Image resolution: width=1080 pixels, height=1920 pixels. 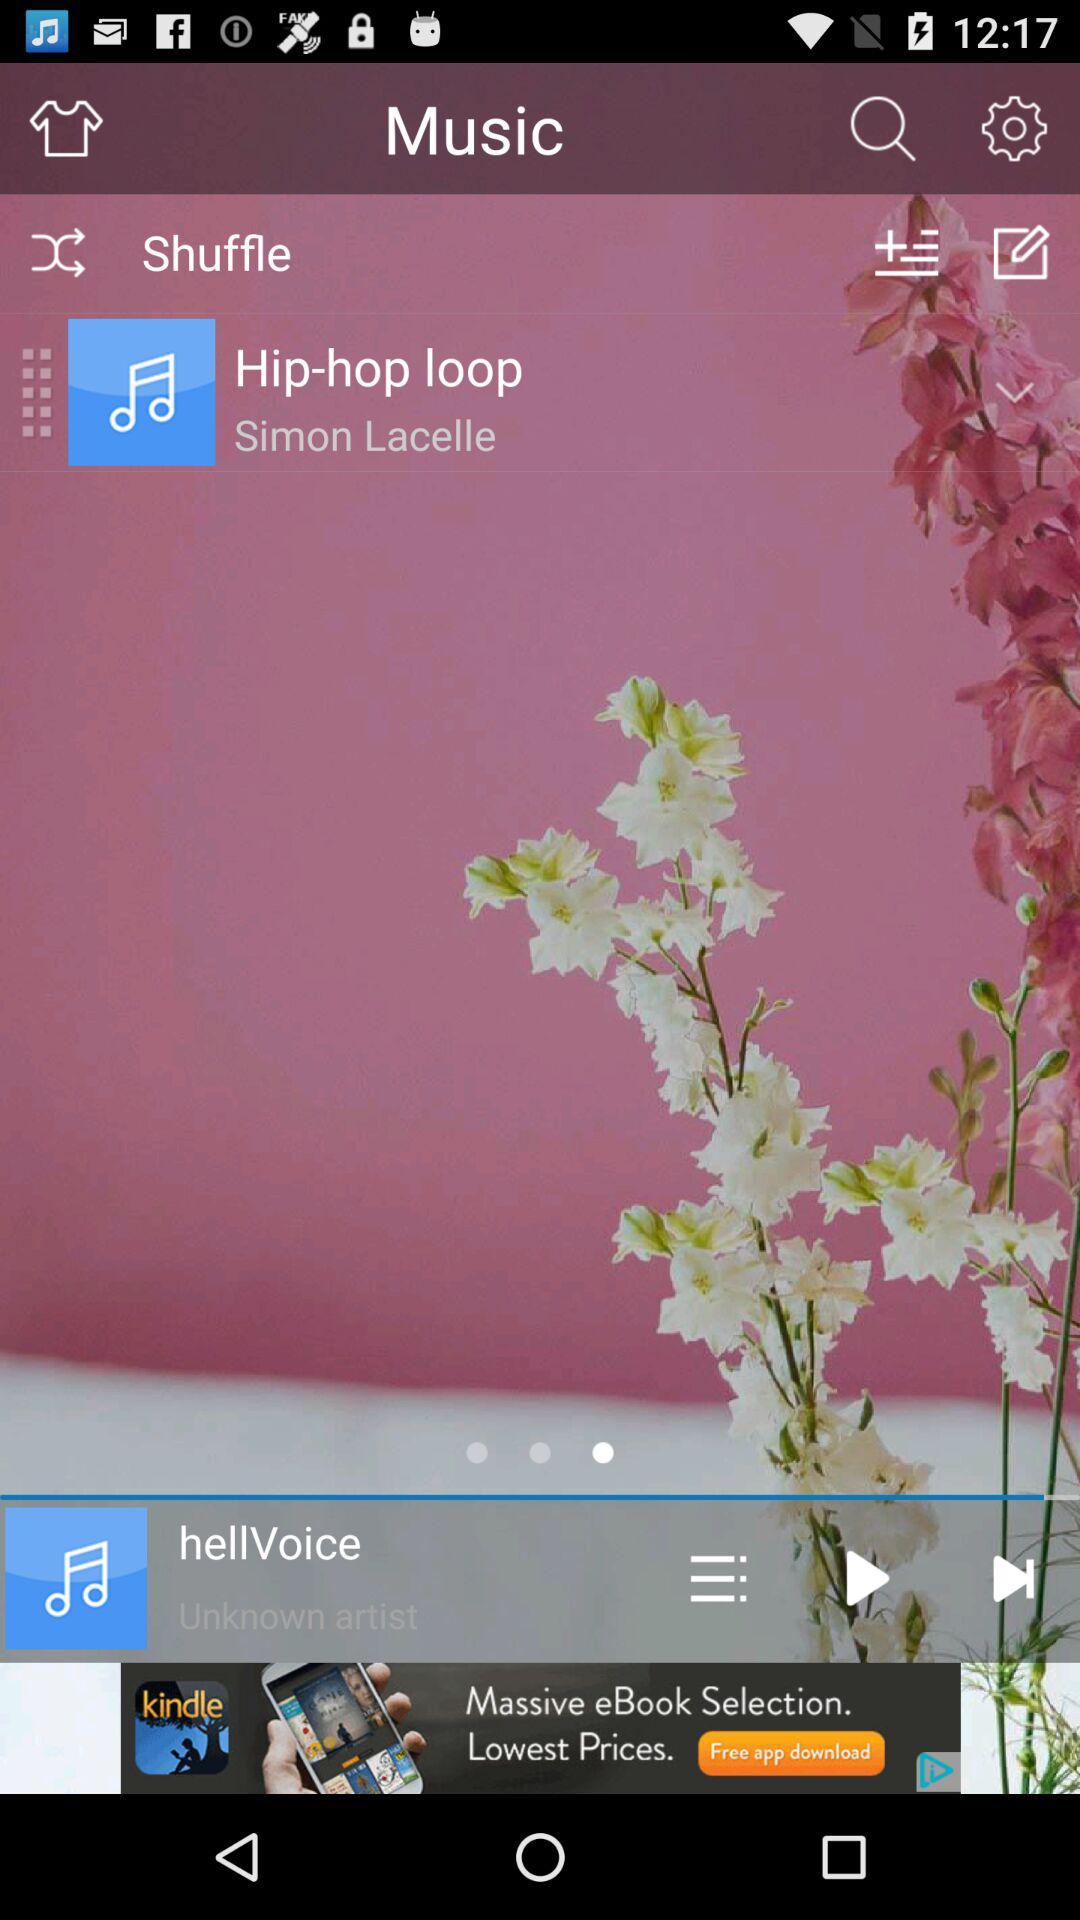 I want to click on the edit icon, so click(x=1022, y=268).